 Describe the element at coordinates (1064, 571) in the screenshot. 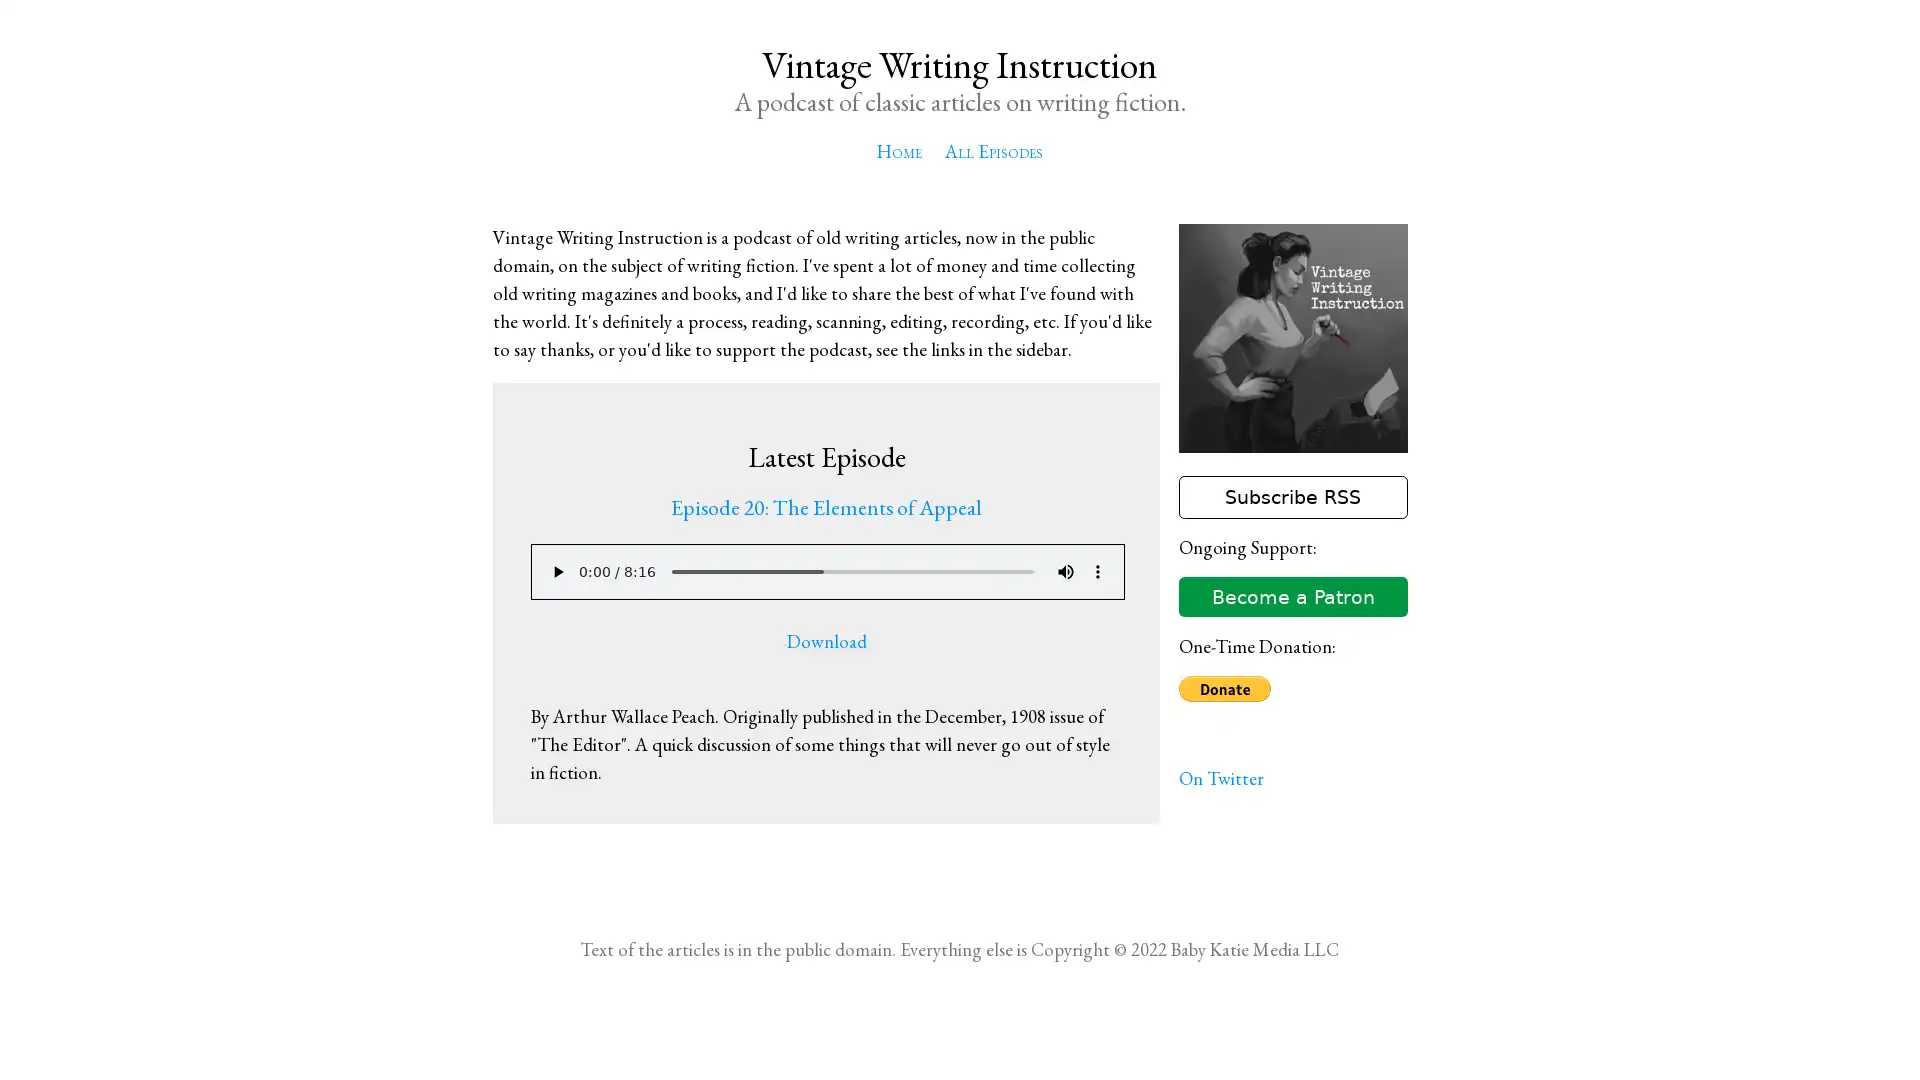

I see `mute` at that location.